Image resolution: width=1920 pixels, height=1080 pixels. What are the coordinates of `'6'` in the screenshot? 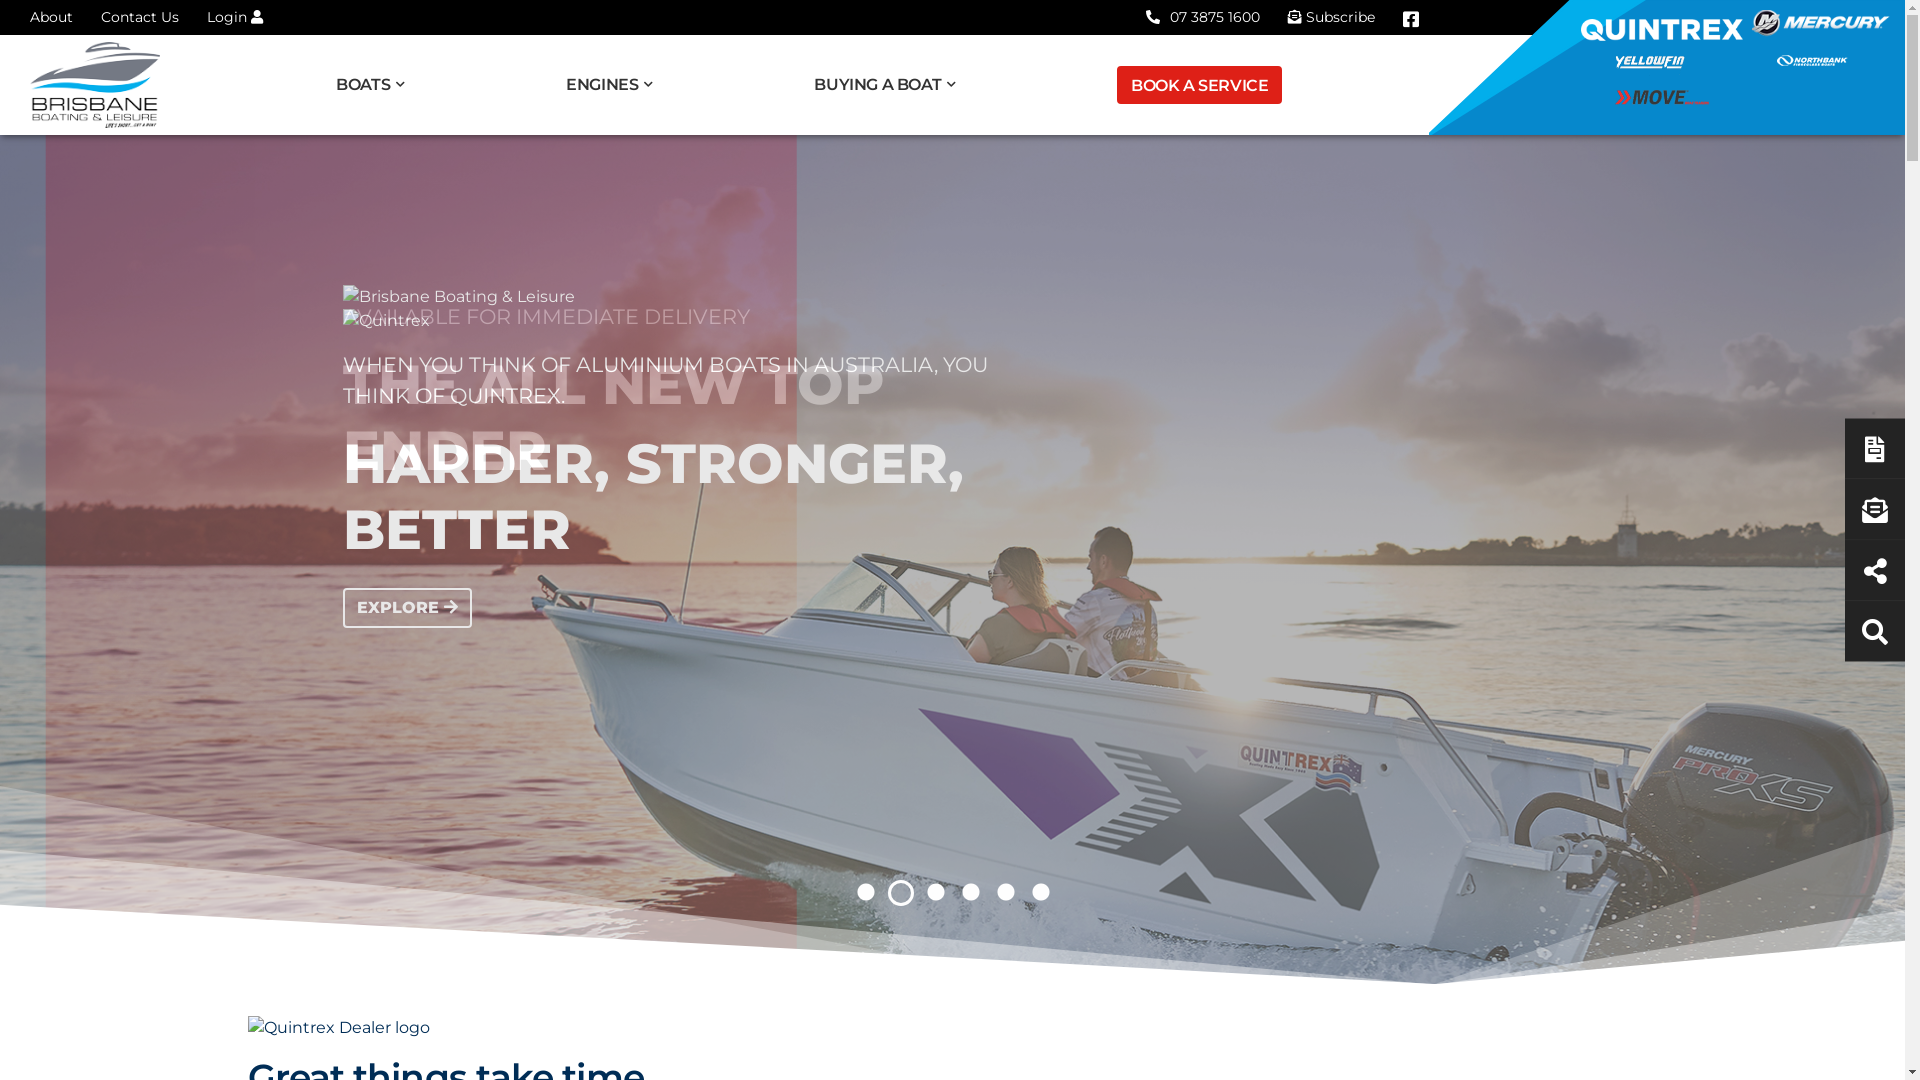 It's located at (1027, 891).